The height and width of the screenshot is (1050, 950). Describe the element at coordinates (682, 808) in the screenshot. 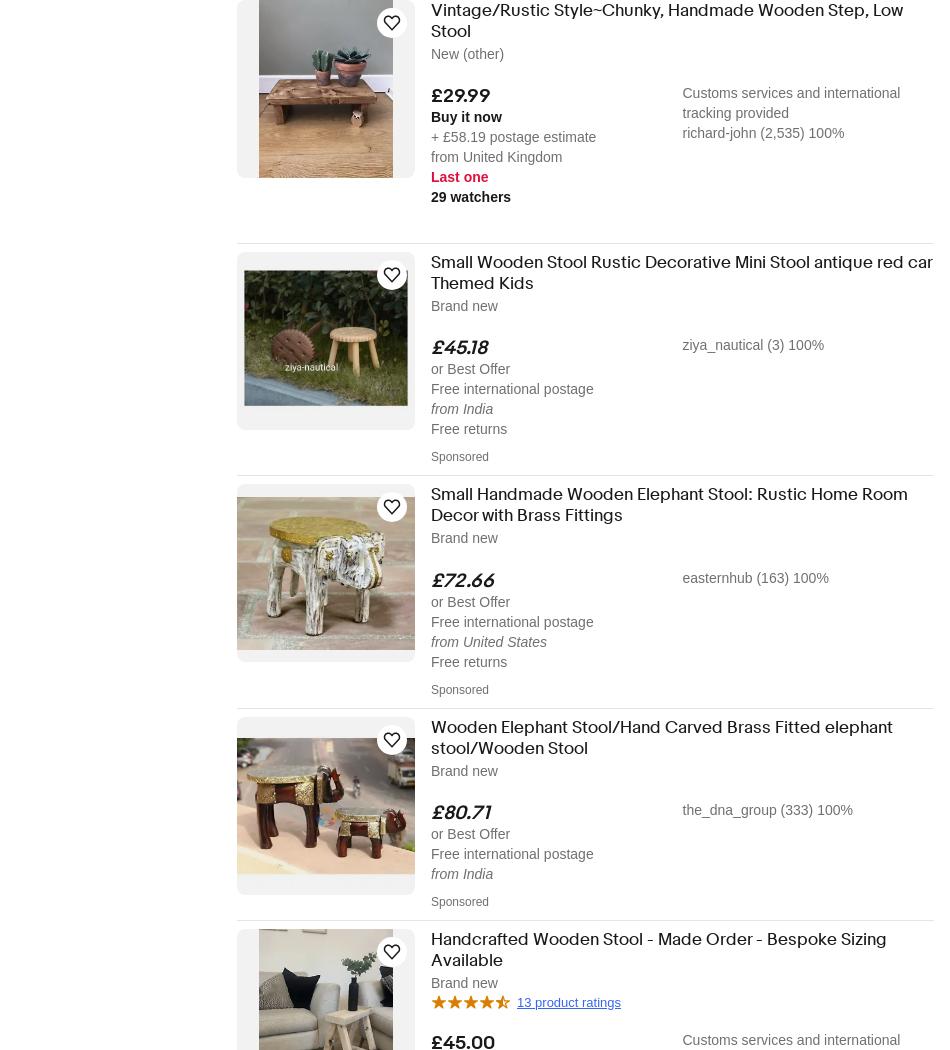

I see `'the_dna_group (333) 100%'` at that location.